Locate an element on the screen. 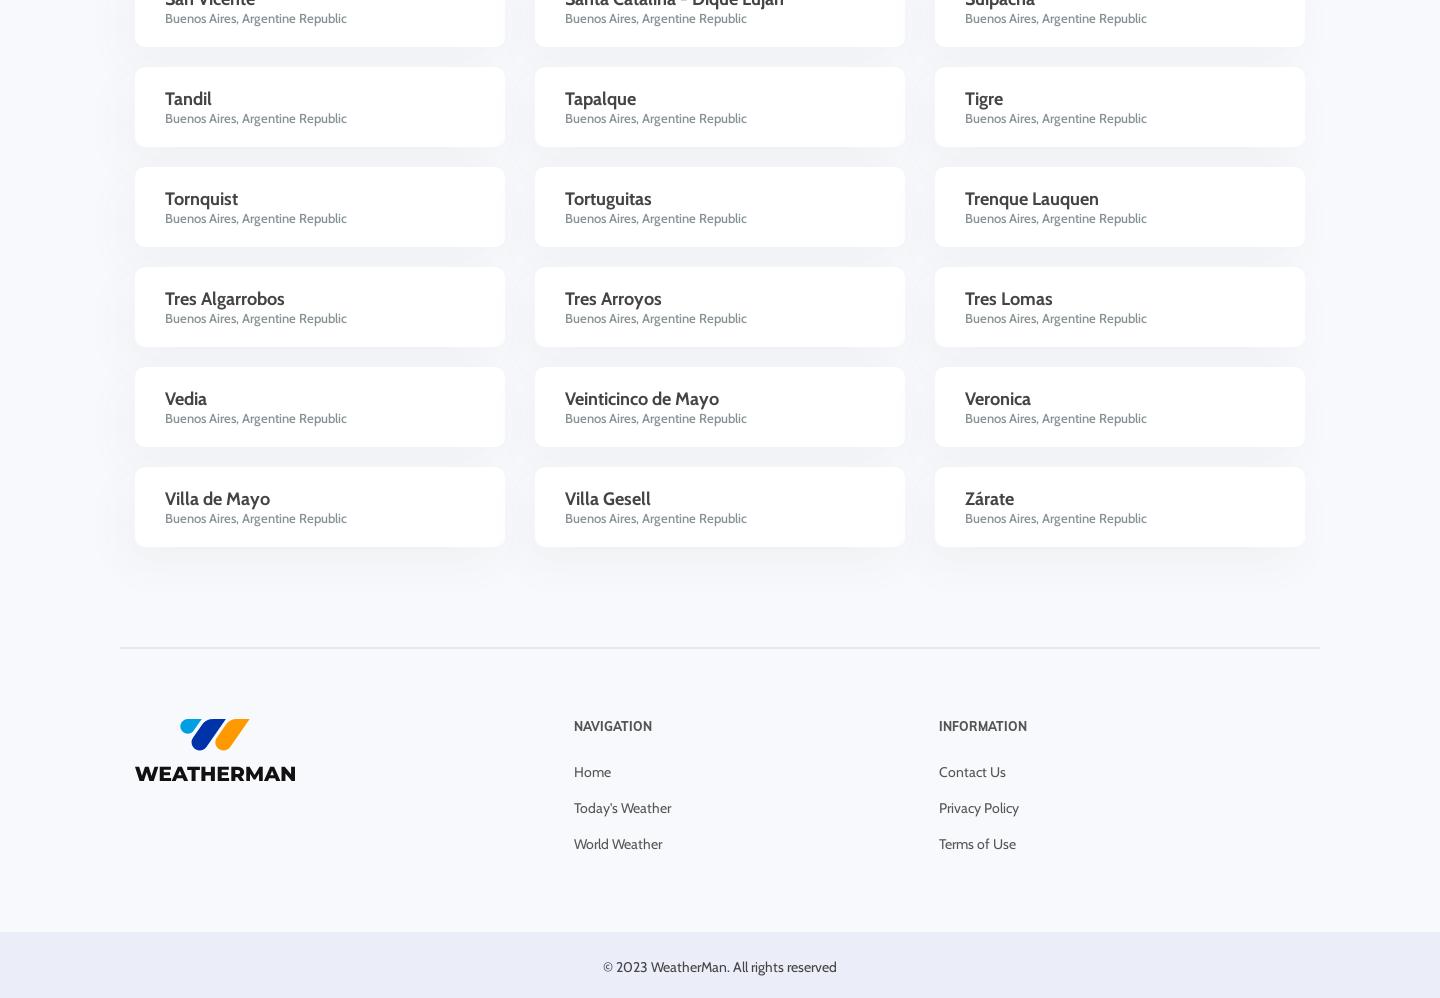  'Villa Gesell' is located at coordinates (605, 497).